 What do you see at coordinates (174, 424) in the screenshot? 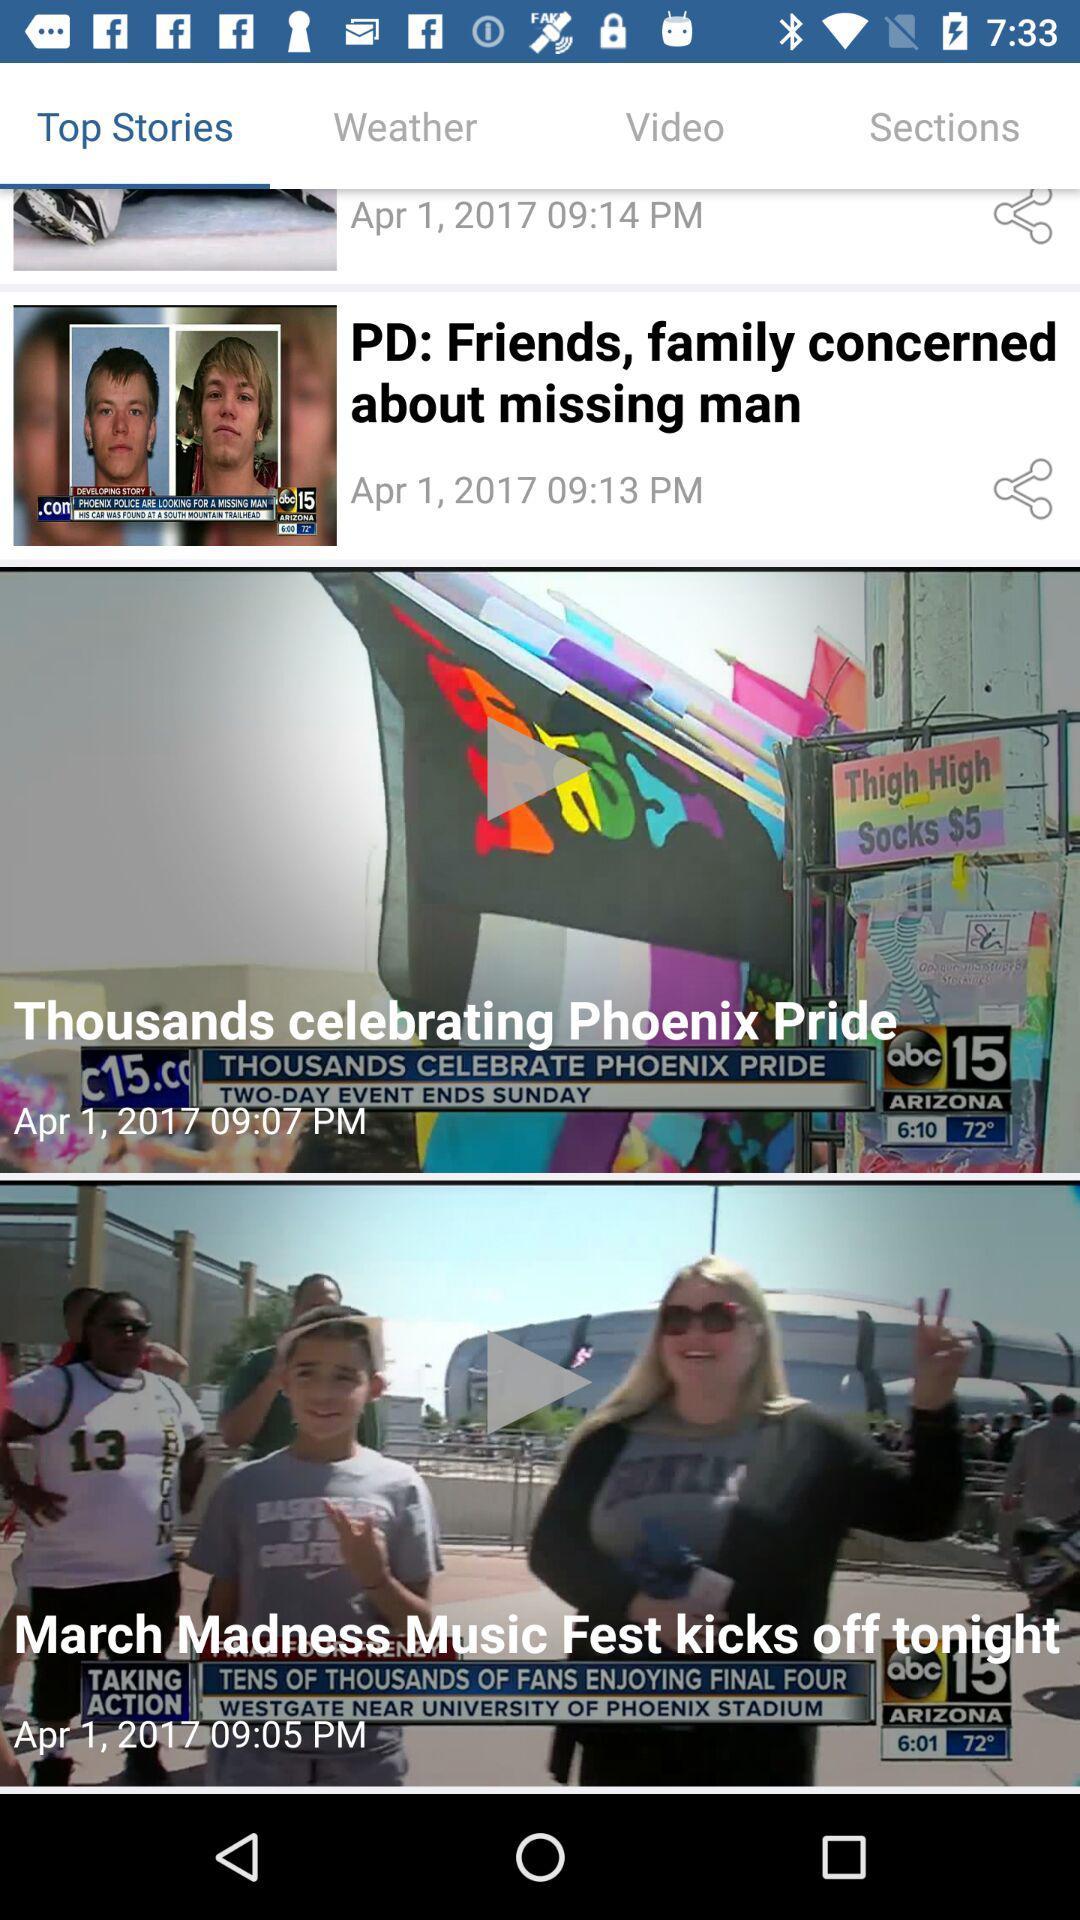
I see `article` at bounding box center [174, 424].